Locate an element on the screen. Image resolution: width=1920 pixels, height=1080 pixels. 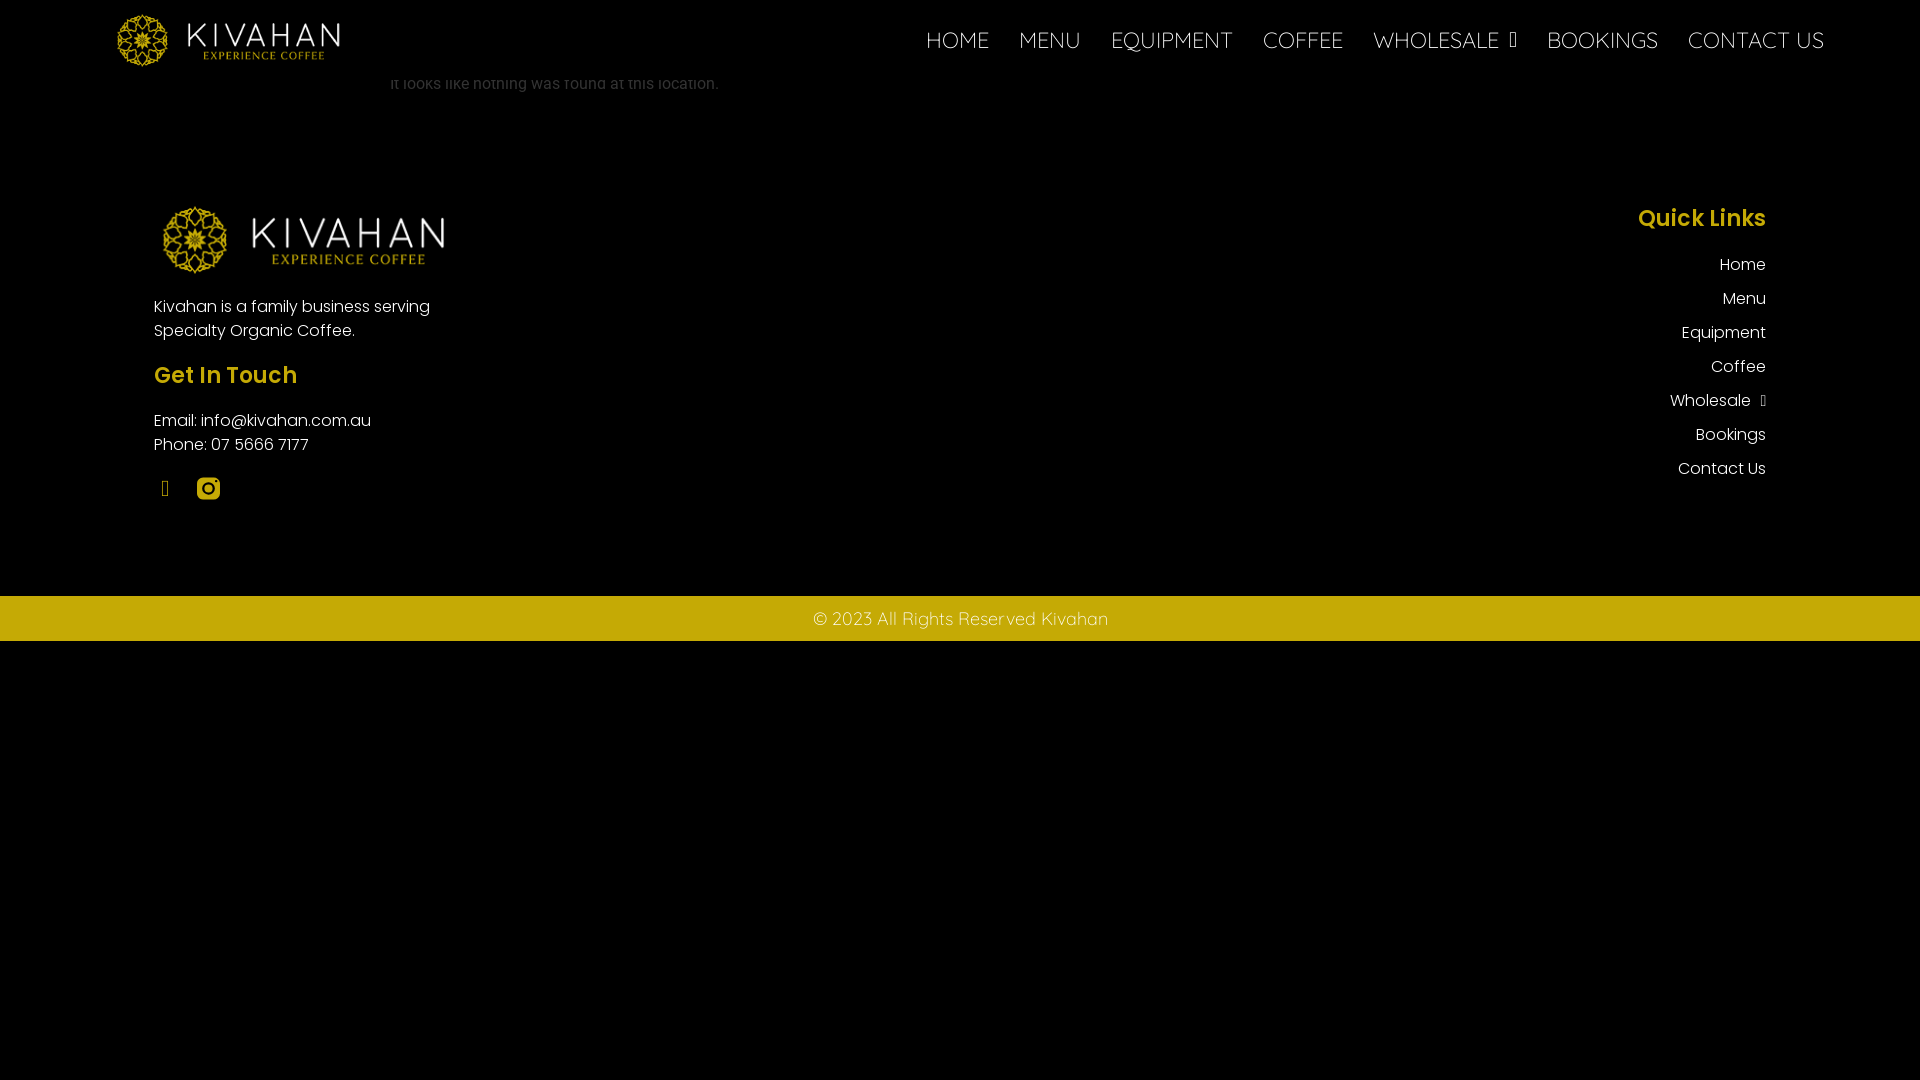
'MENU' is located at coordinates (1049, 39).